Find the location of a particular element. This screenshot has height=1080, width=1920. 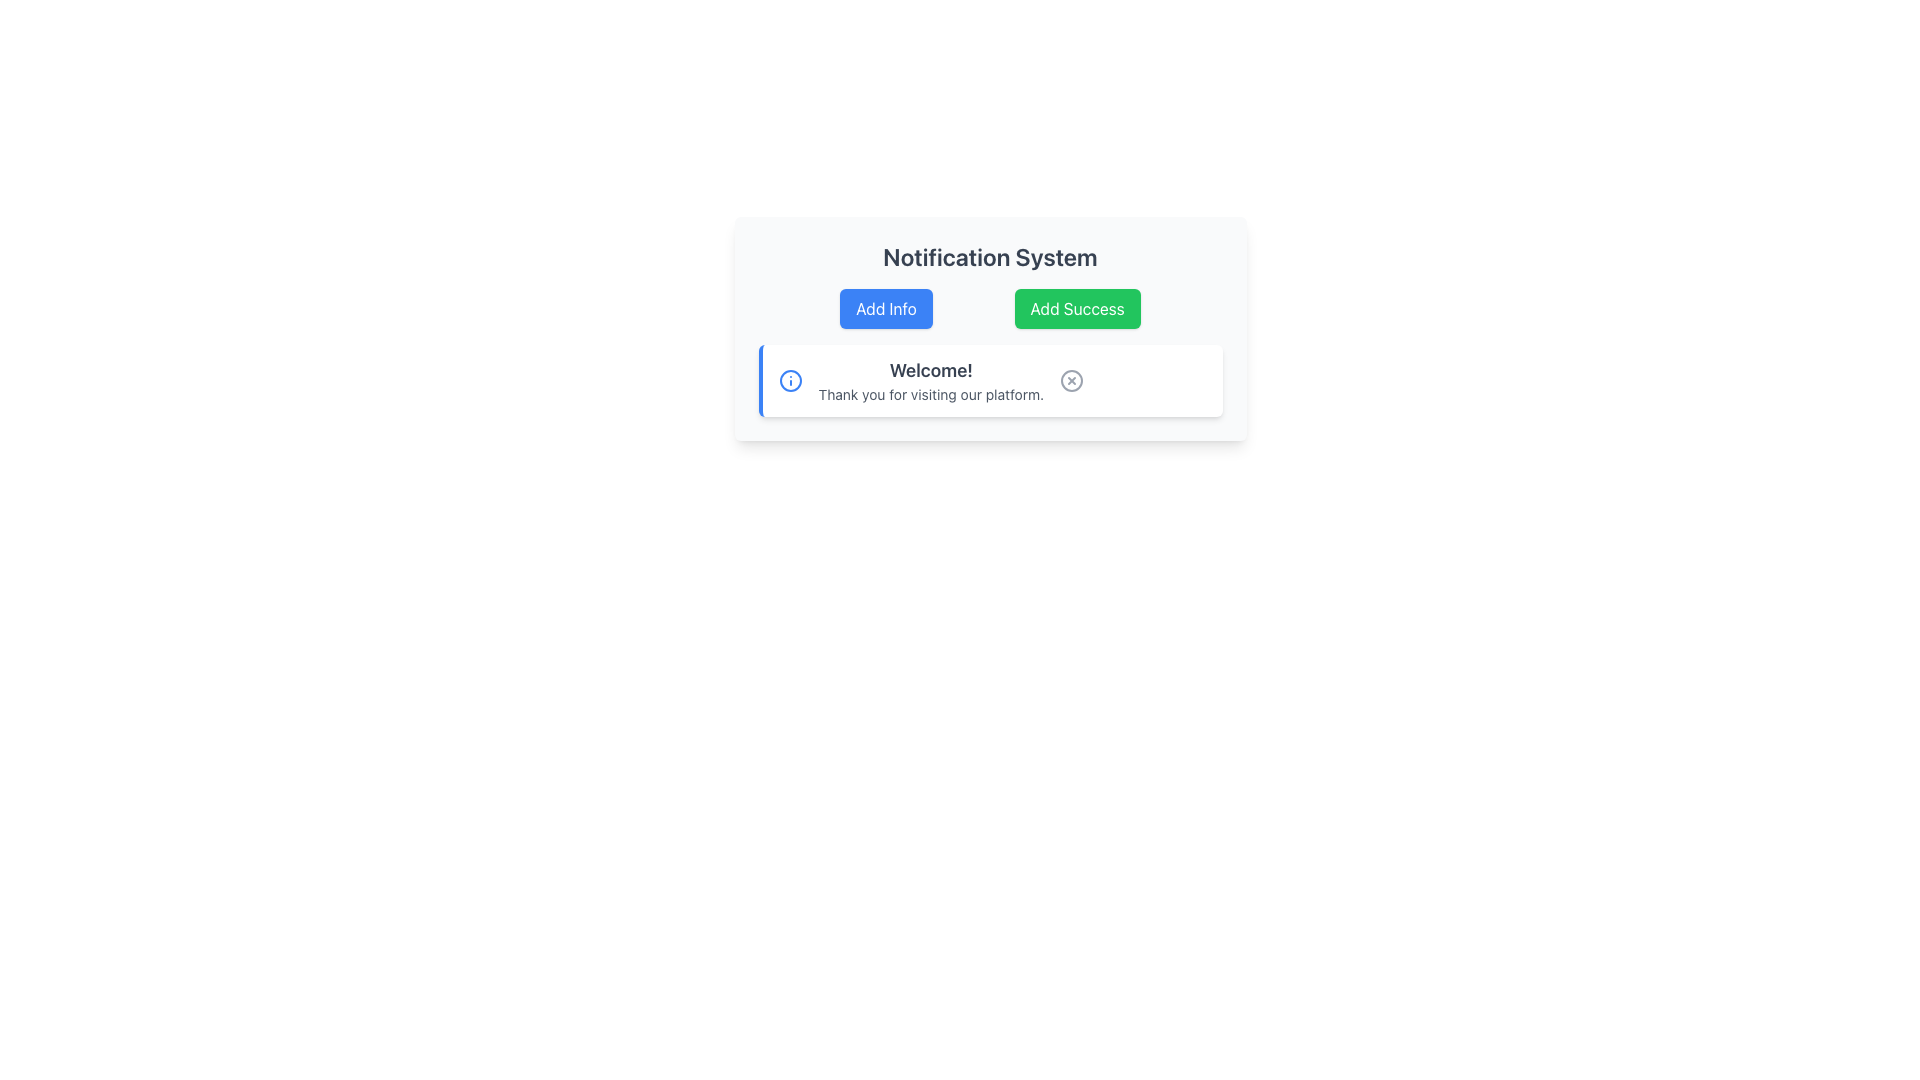

the leftmost button located below the 'Notification System' heading is located at coordinates (885, 308).